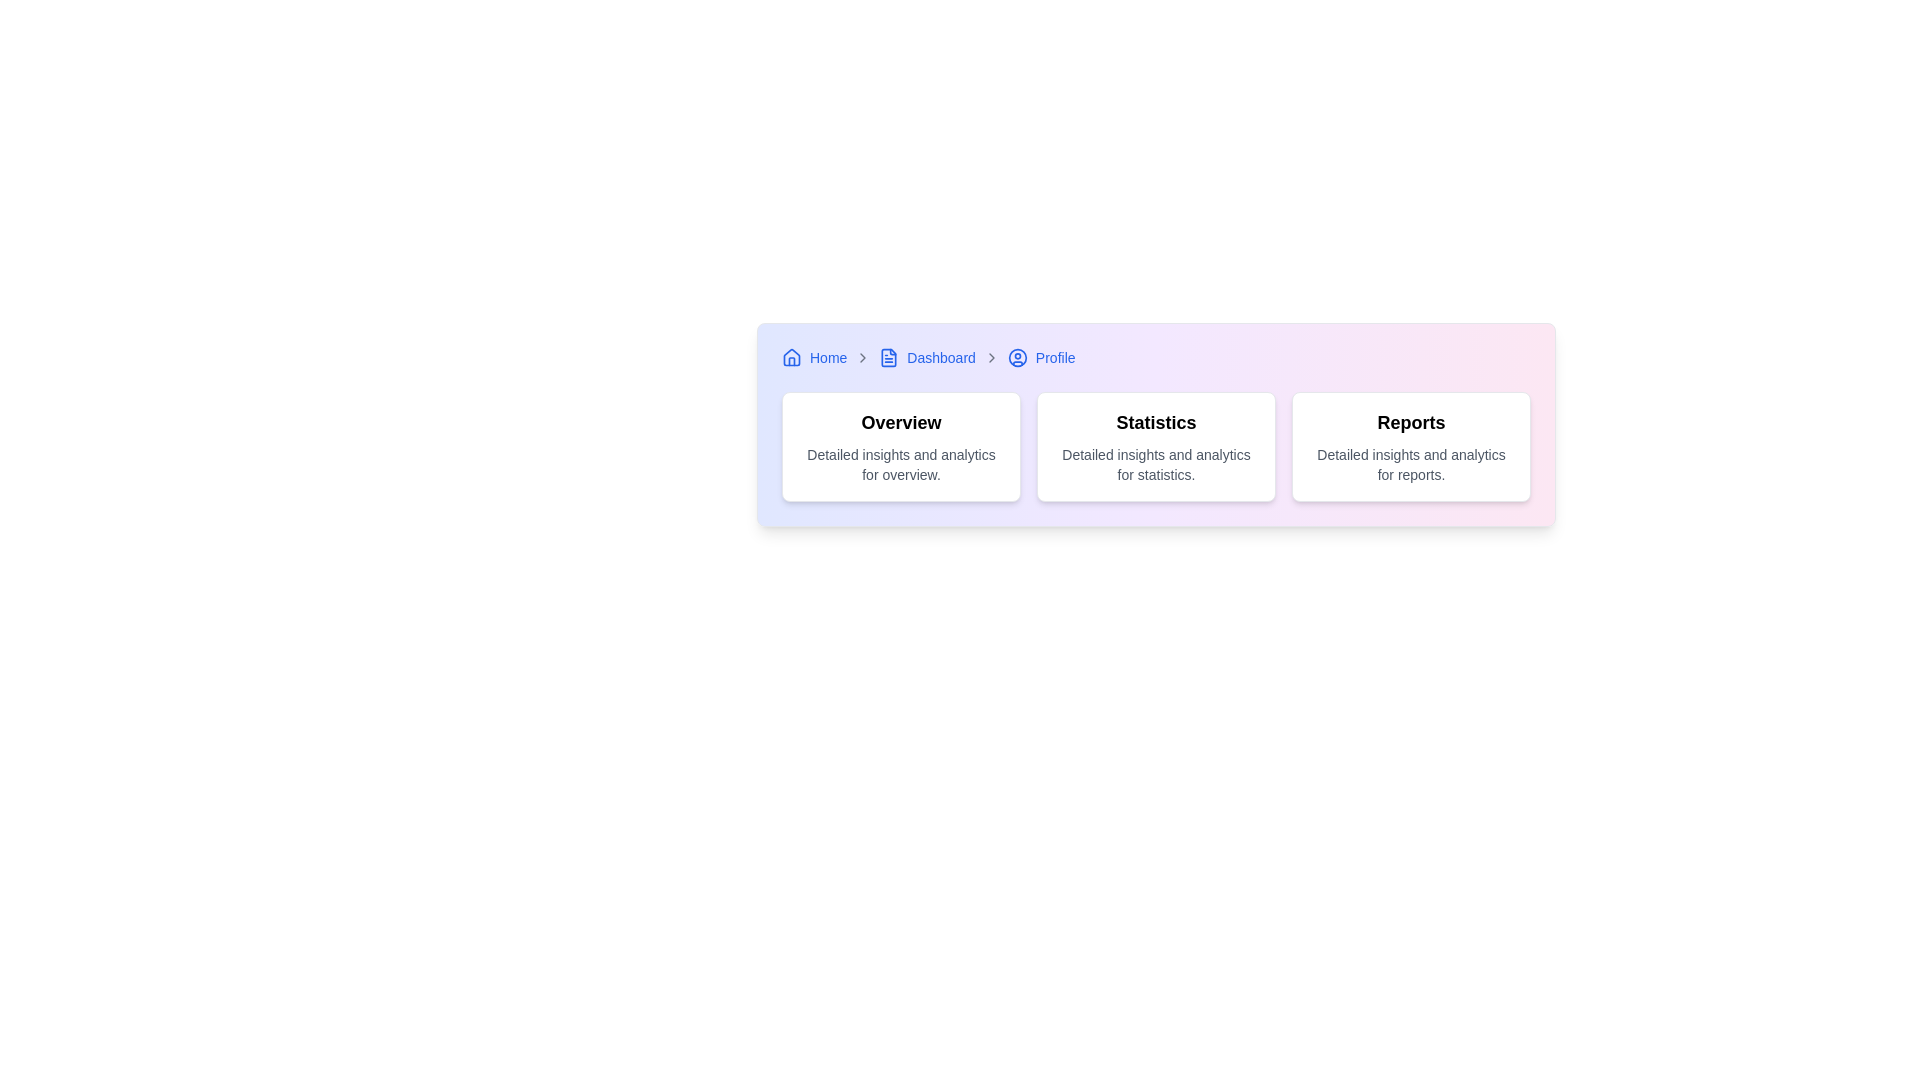 The width and height of the screenshot is (1920, 1080). I want to click on the text block that describes 'Detailed insights and analytics for statistics.' located below the 'Statistics' heading in the second card from the left, so click(1156, 465).